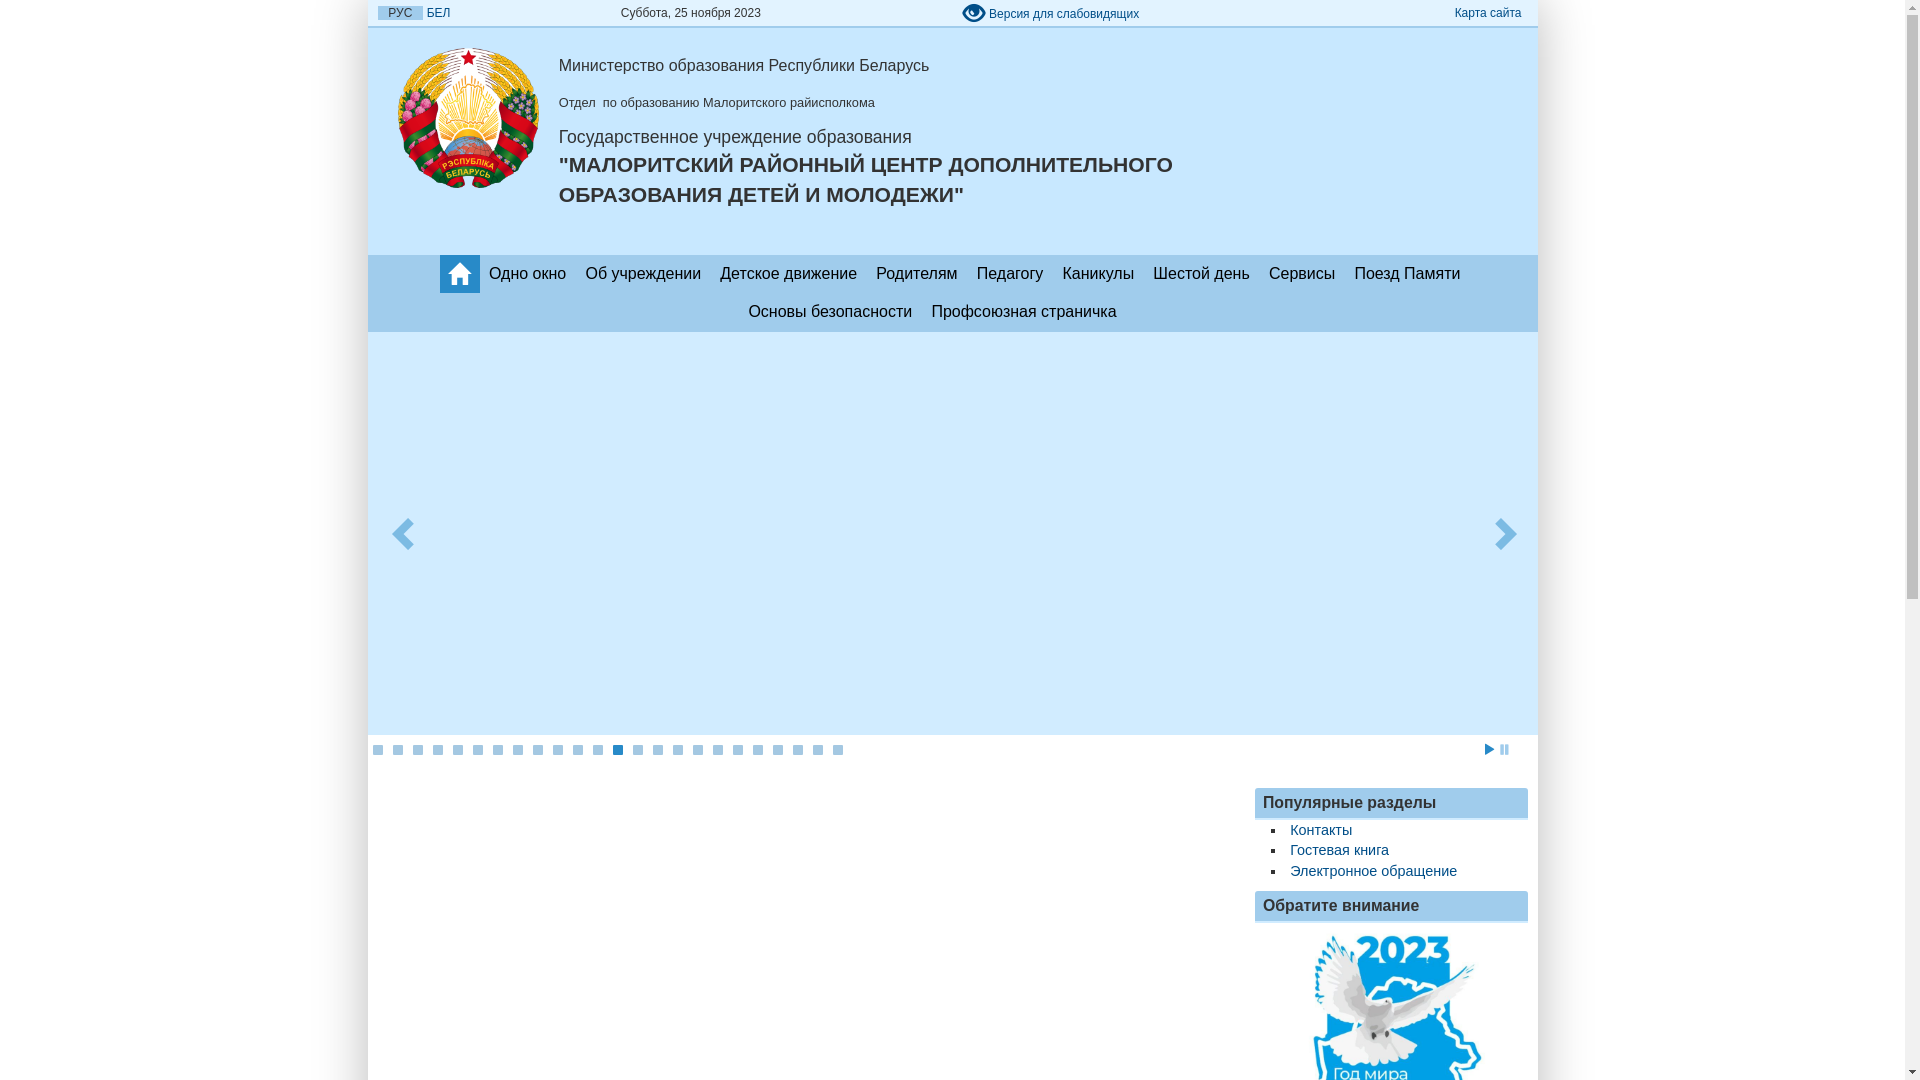 The width and height of the screenshot is (1920, 1080). Describe the element at coordinates (696, 749) in the screenshot. I see `'17'` at that location.